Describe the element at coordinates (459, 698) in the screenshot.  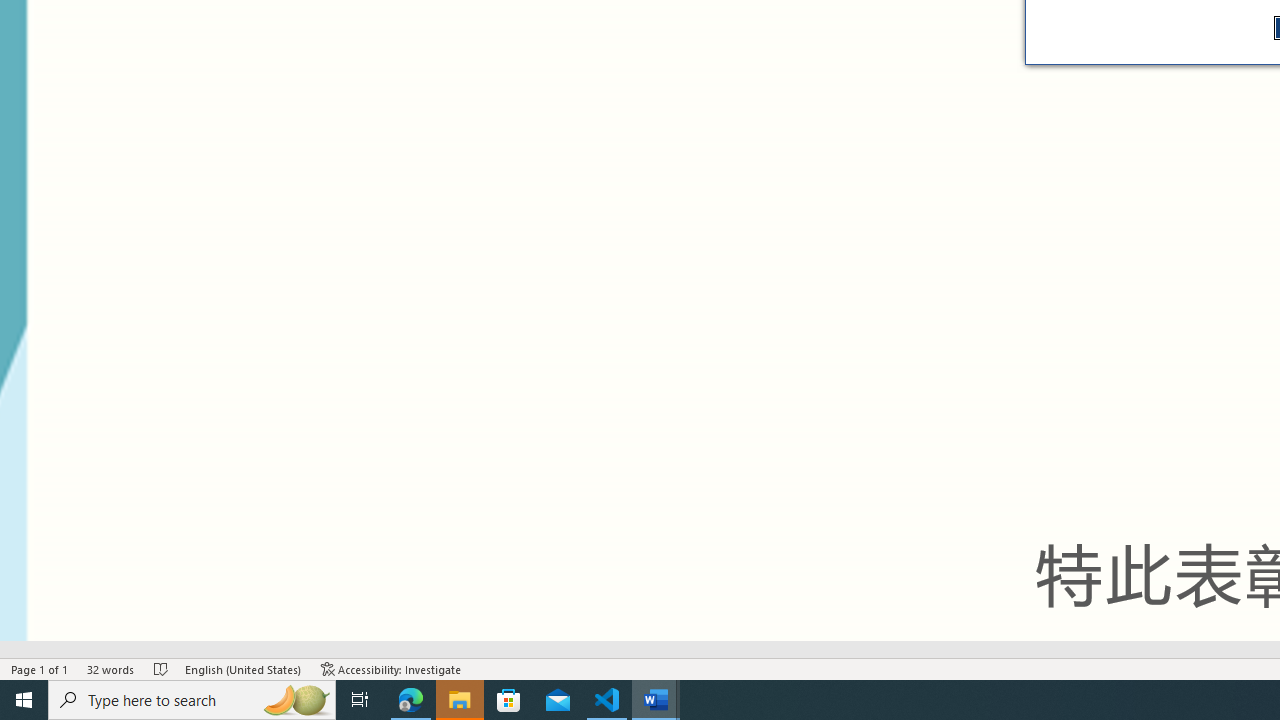
I see `'File Explorer - 1 running window'` at that location.